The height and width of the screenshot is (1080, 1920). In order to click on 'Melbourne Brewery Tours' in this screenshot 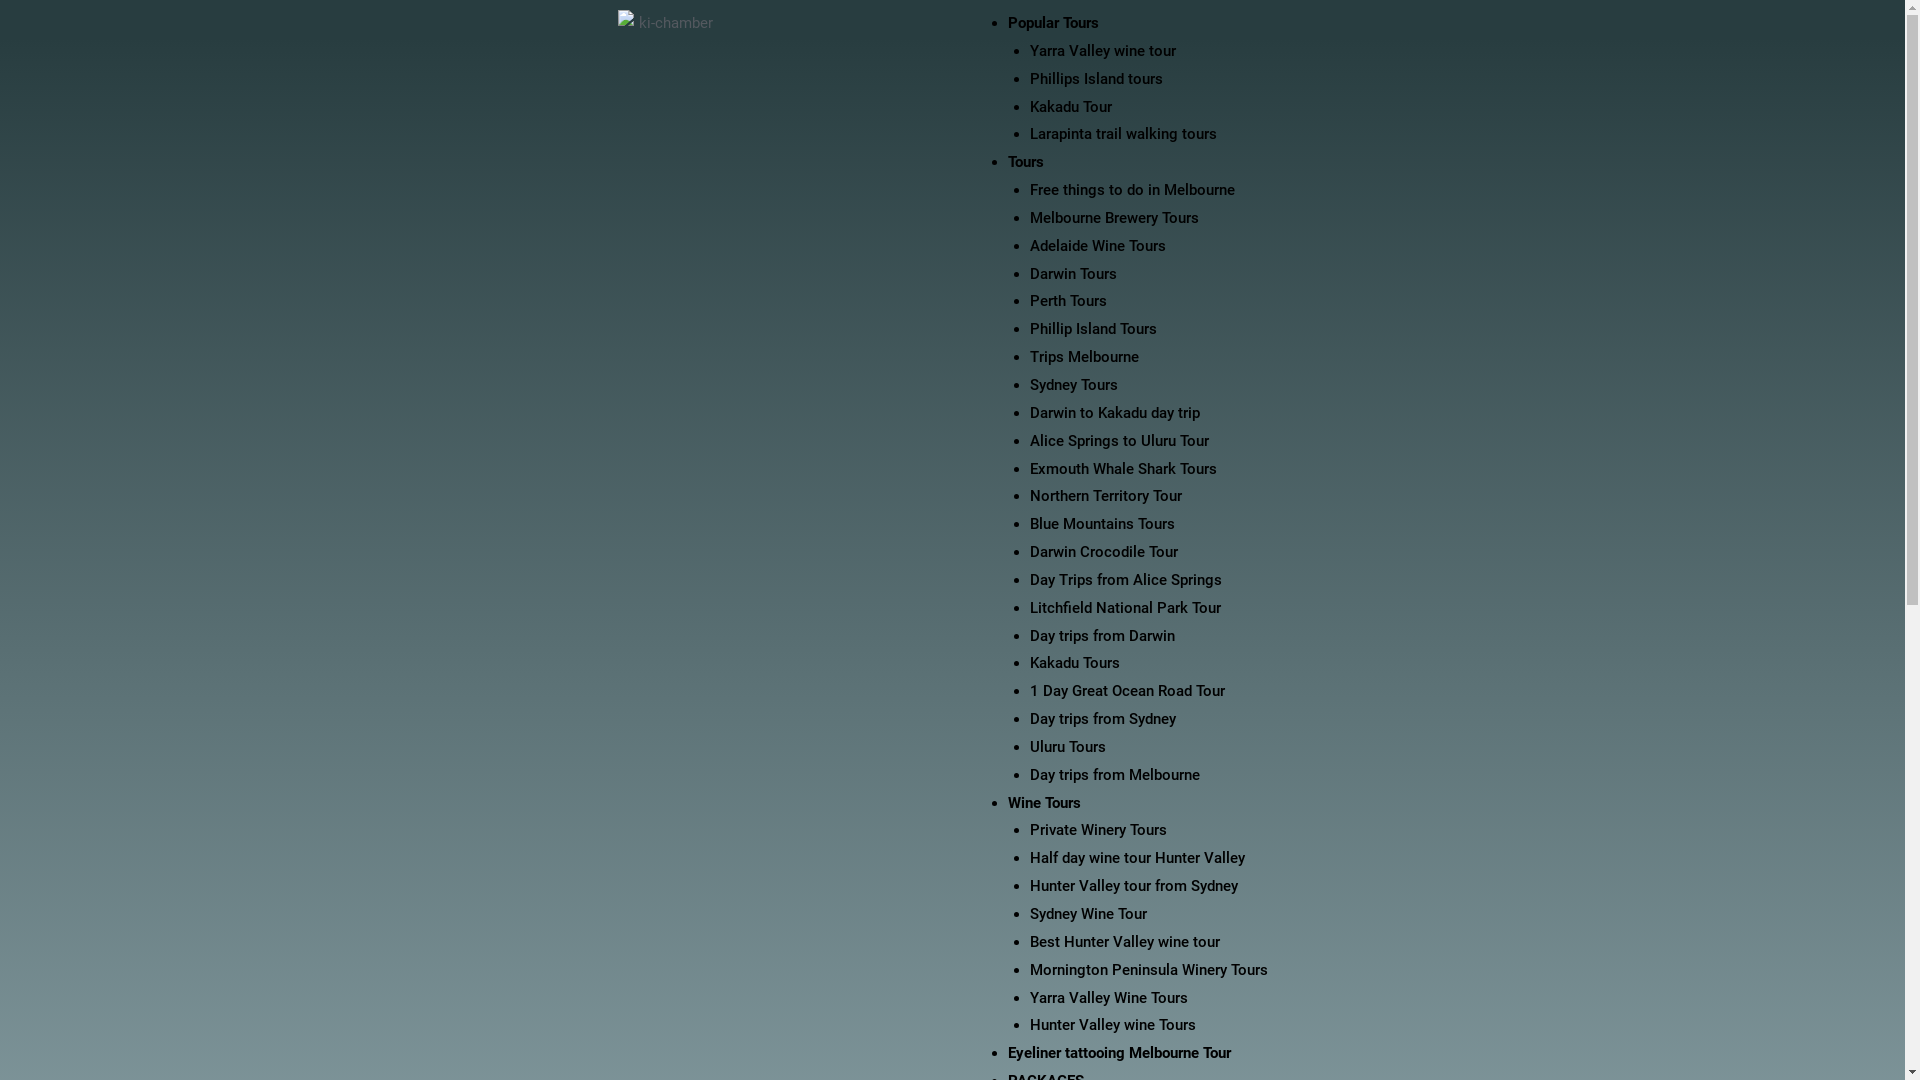, I will do `click(1113, 218)`.